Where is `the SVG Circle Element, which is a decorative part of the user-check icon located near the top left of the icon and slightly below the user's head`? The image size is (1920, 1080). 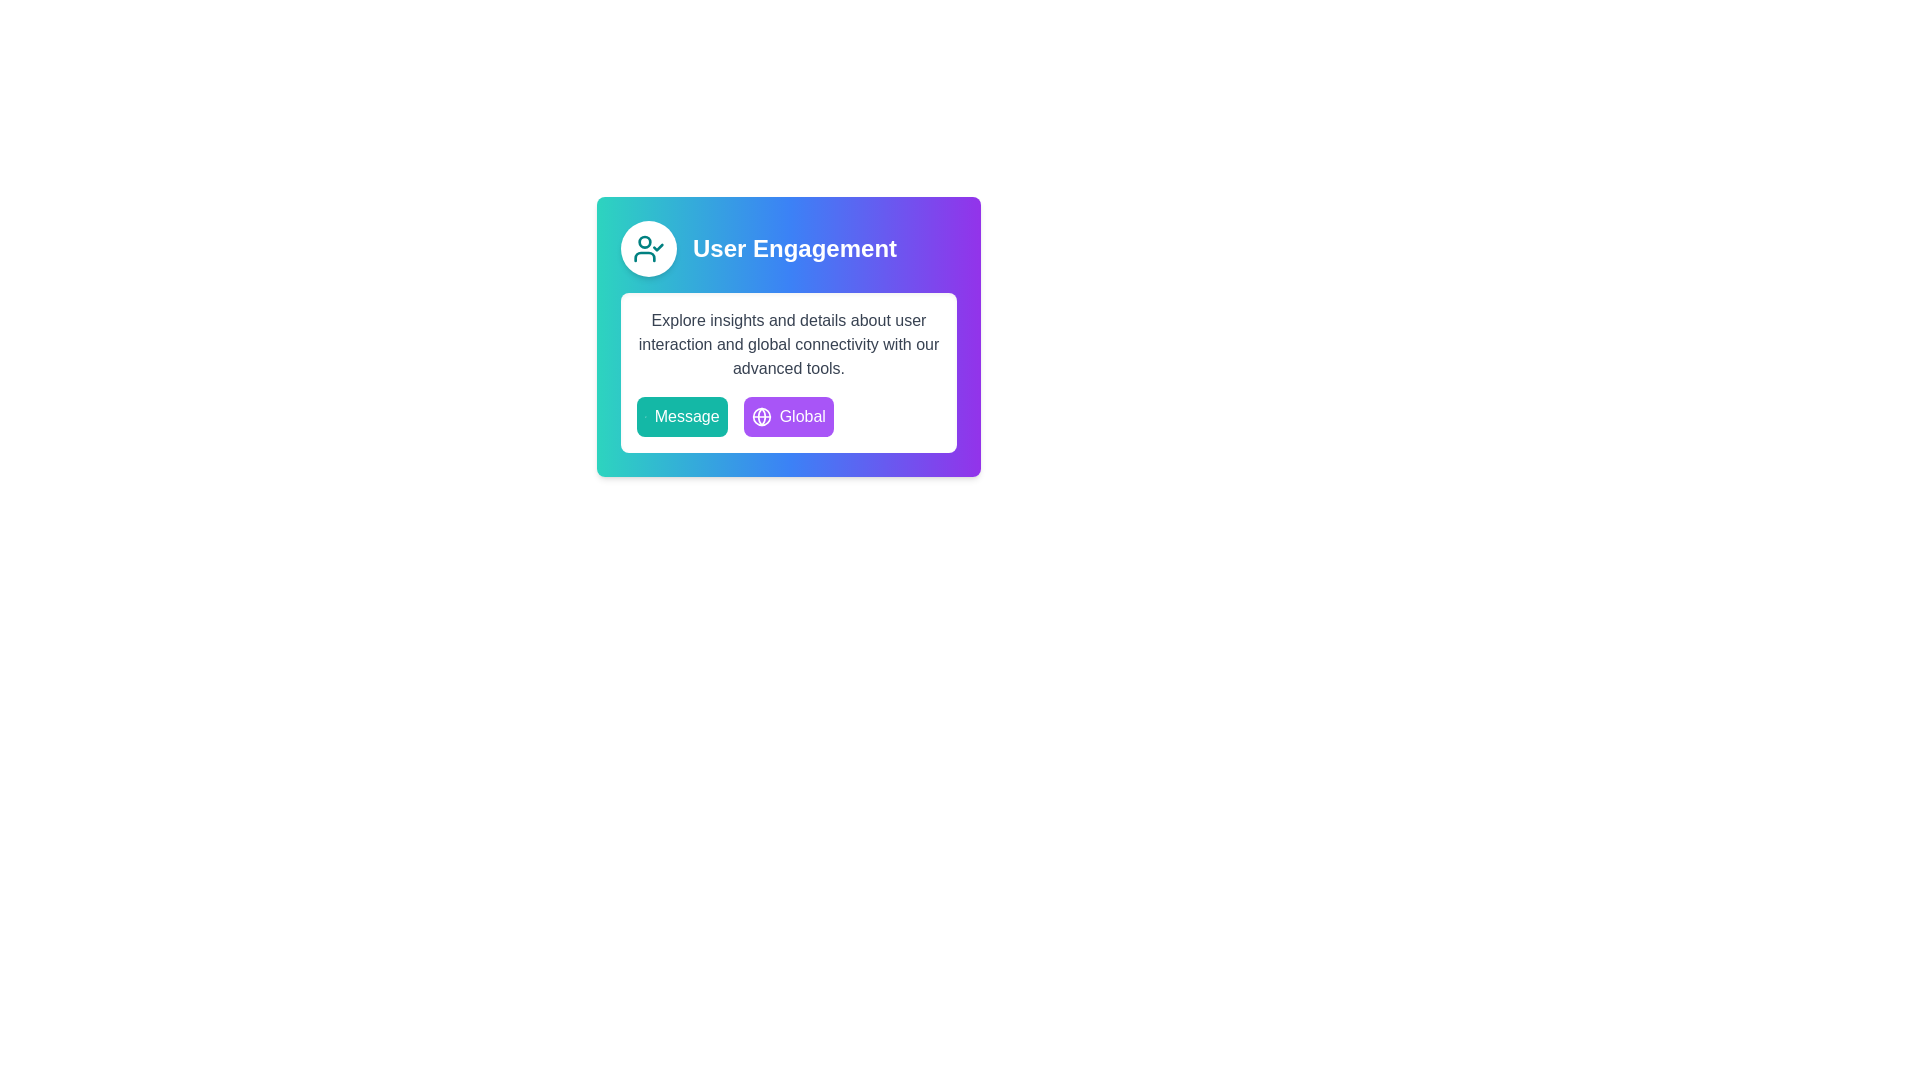 the SVG Circle Element, which is a decorative part of the user-check icon located near the top left of the icon and slightly below the user's head is located at coordinates (644, 241).